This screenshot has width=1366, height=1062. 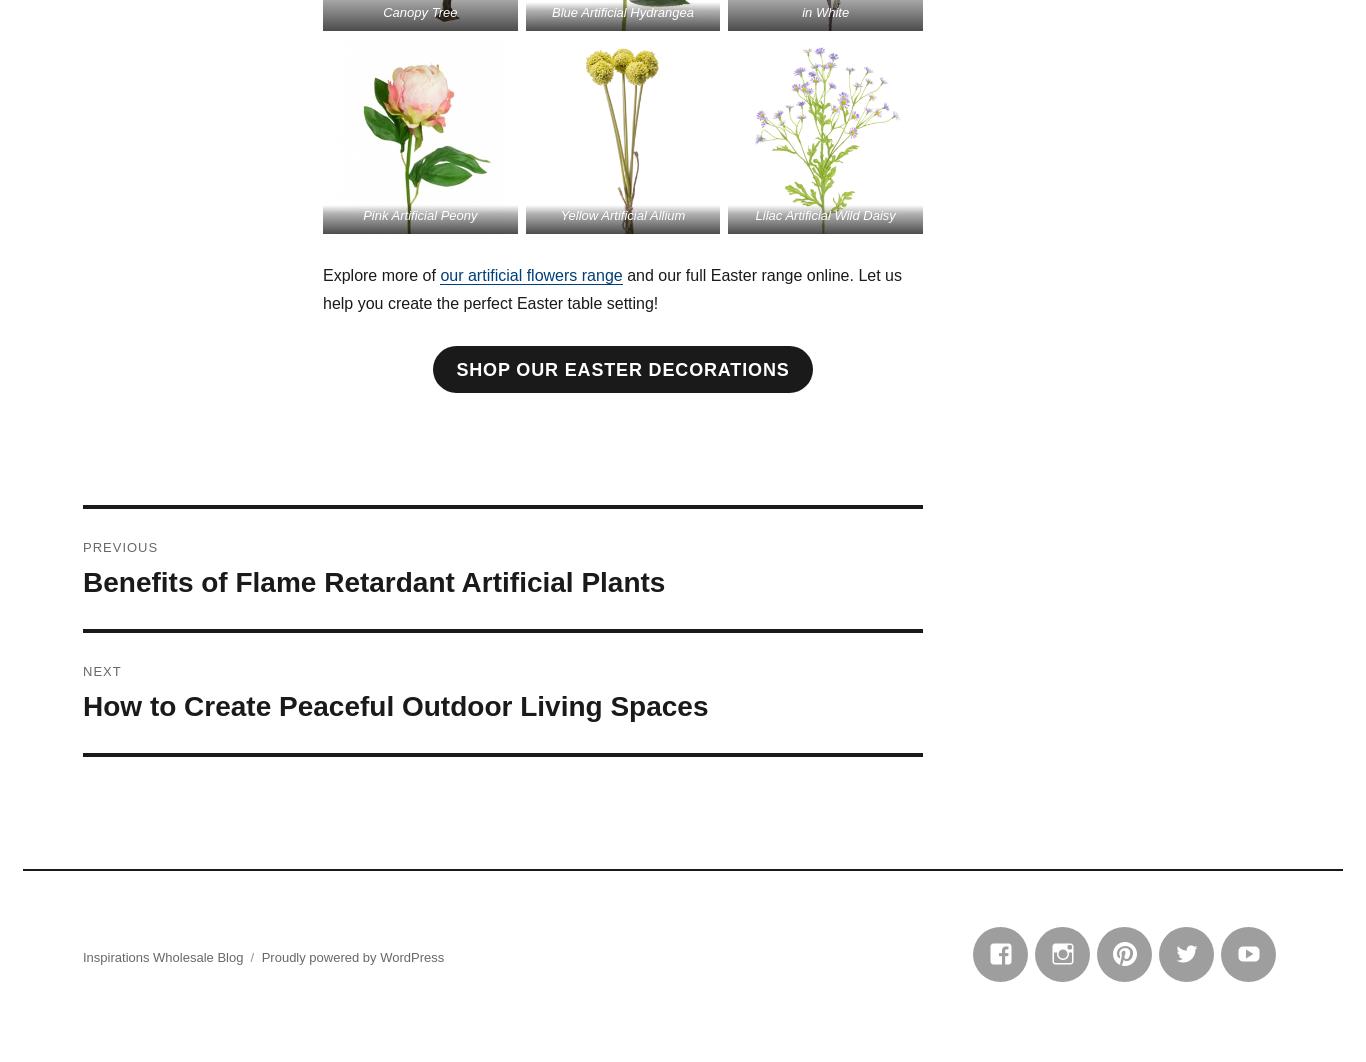 What do you see at coordinates (530, 273) in the screenshot?
I see `'our artificial flowers range'` at bounding box center [530, 273].